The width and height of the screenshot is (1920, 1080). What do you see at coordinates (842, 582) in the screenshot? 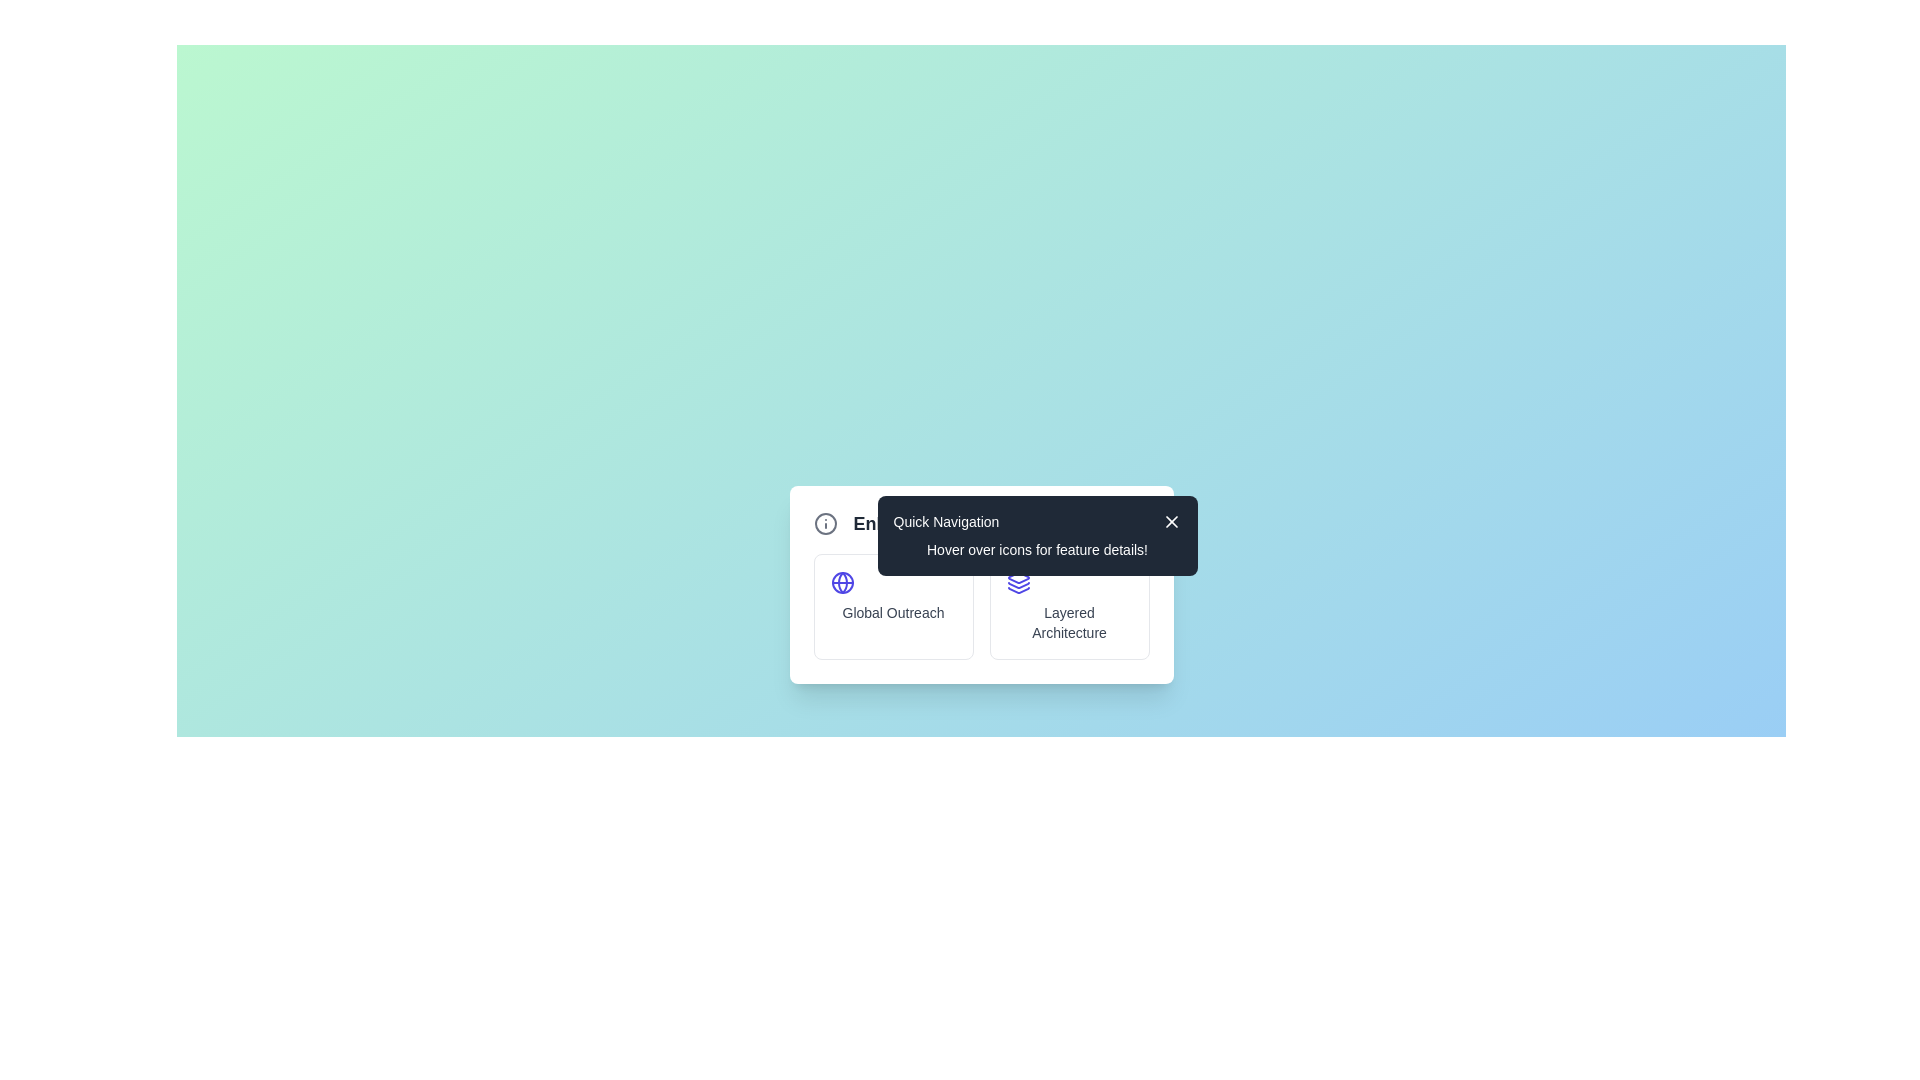
I see `the rounded globe icon with stylized longitude and latitude lines, located in the 'Global Outreach' section above the corresponding text` at bounding box center [842, 582].